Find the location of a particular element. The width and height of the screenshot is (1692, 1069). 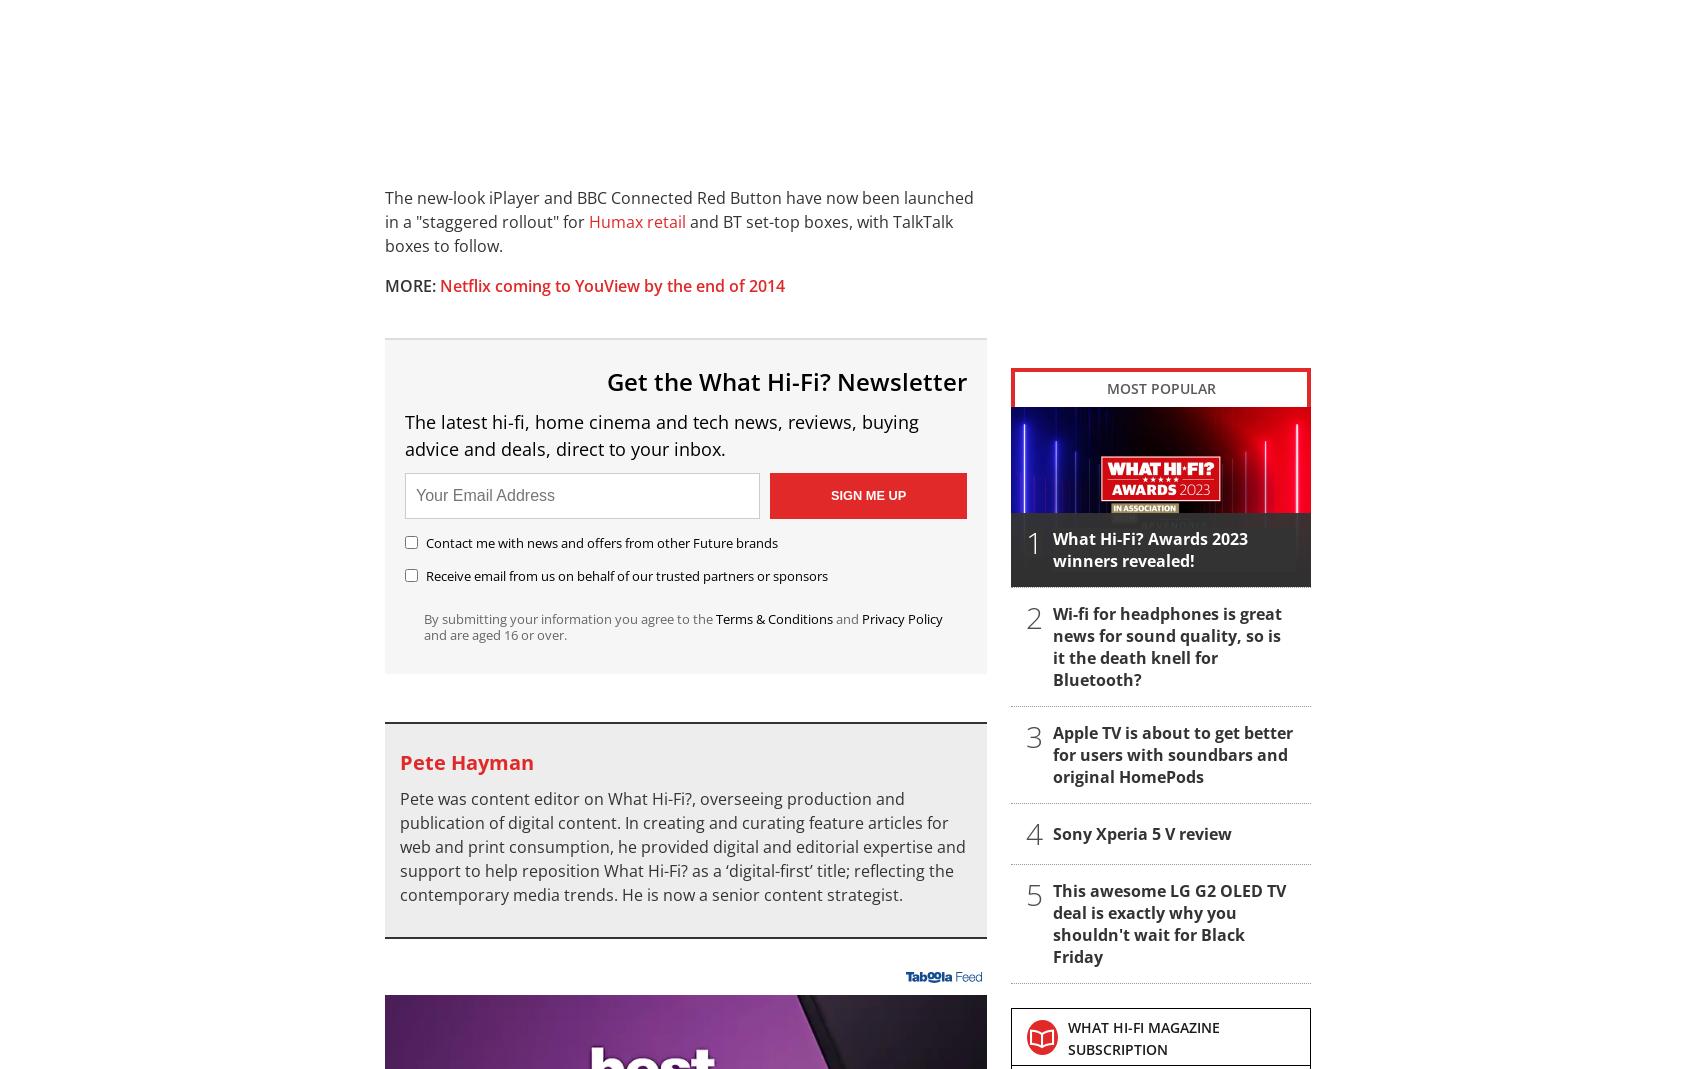

'Contact me with news and offers from other Future brands' is located at coordinates (601, 543).